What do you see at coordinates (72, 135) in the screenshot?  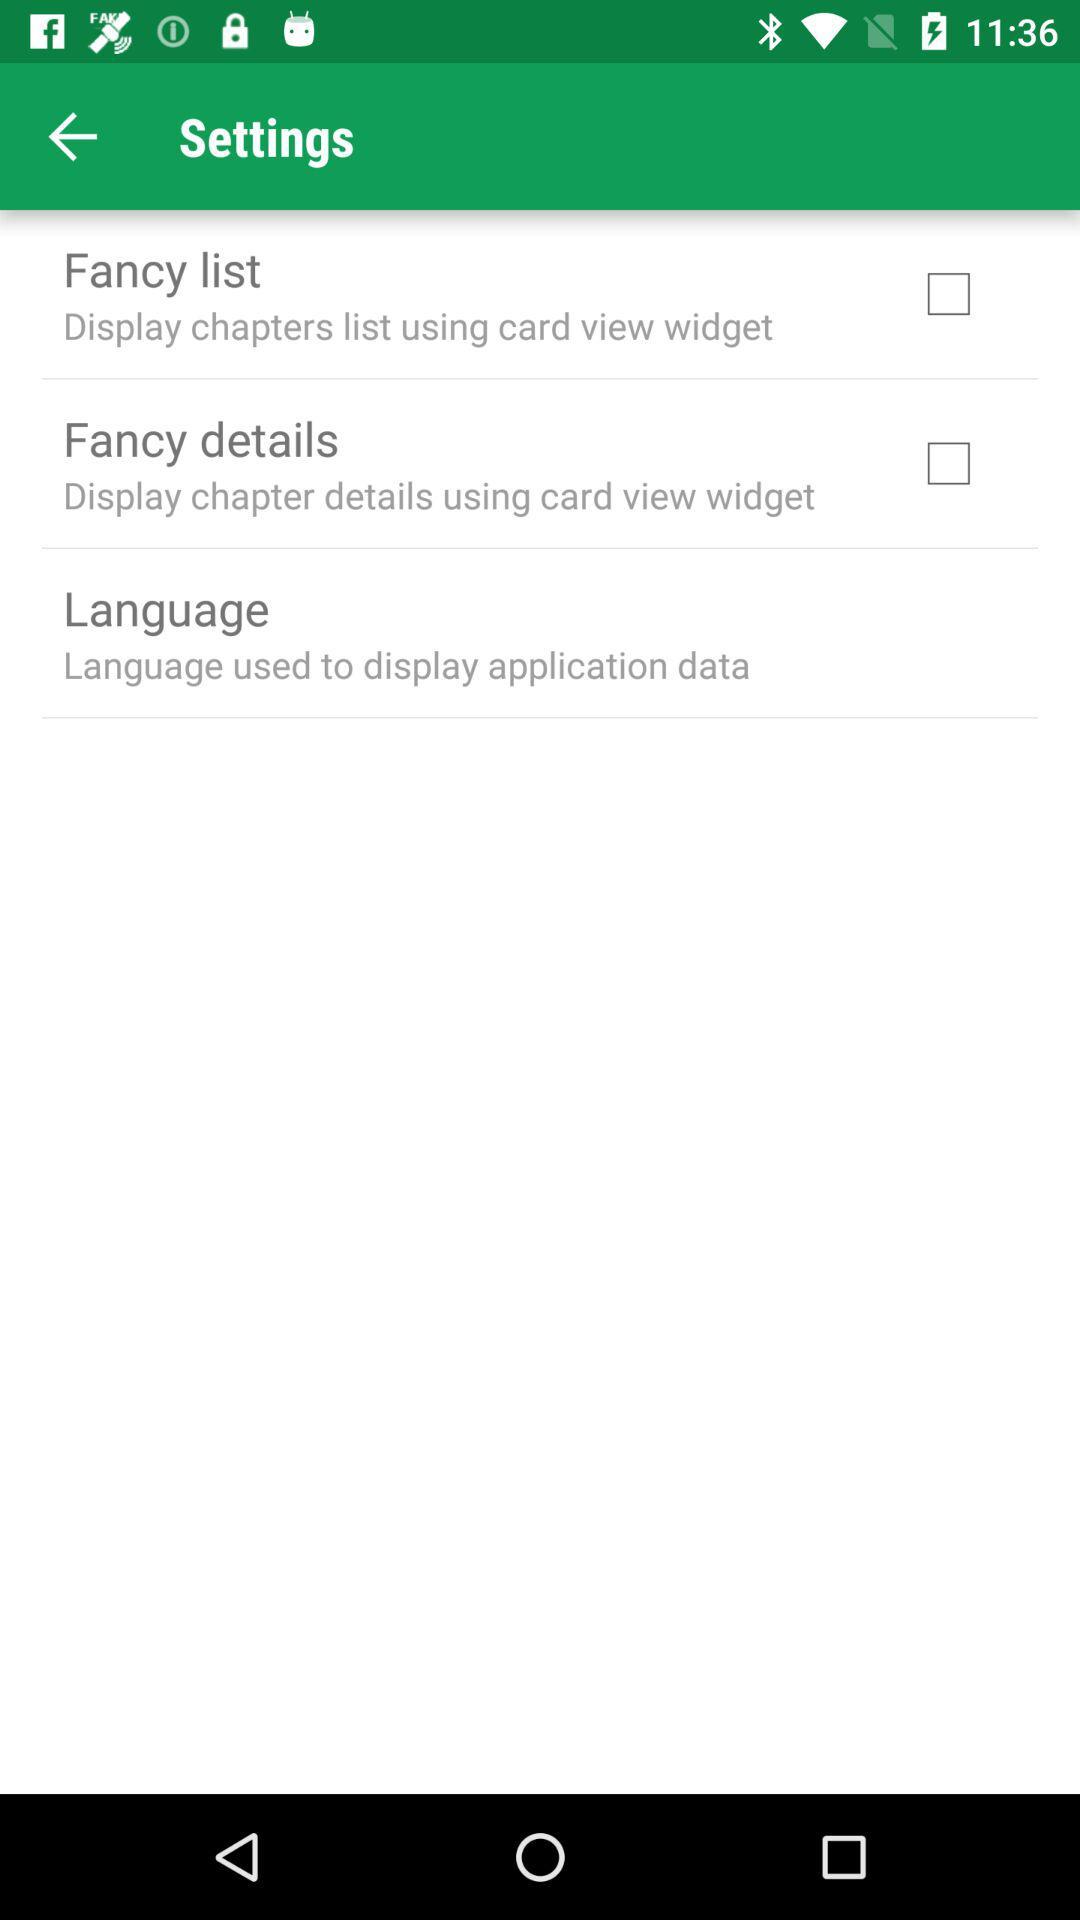 I see `go back` at bounding box center [72, 135].